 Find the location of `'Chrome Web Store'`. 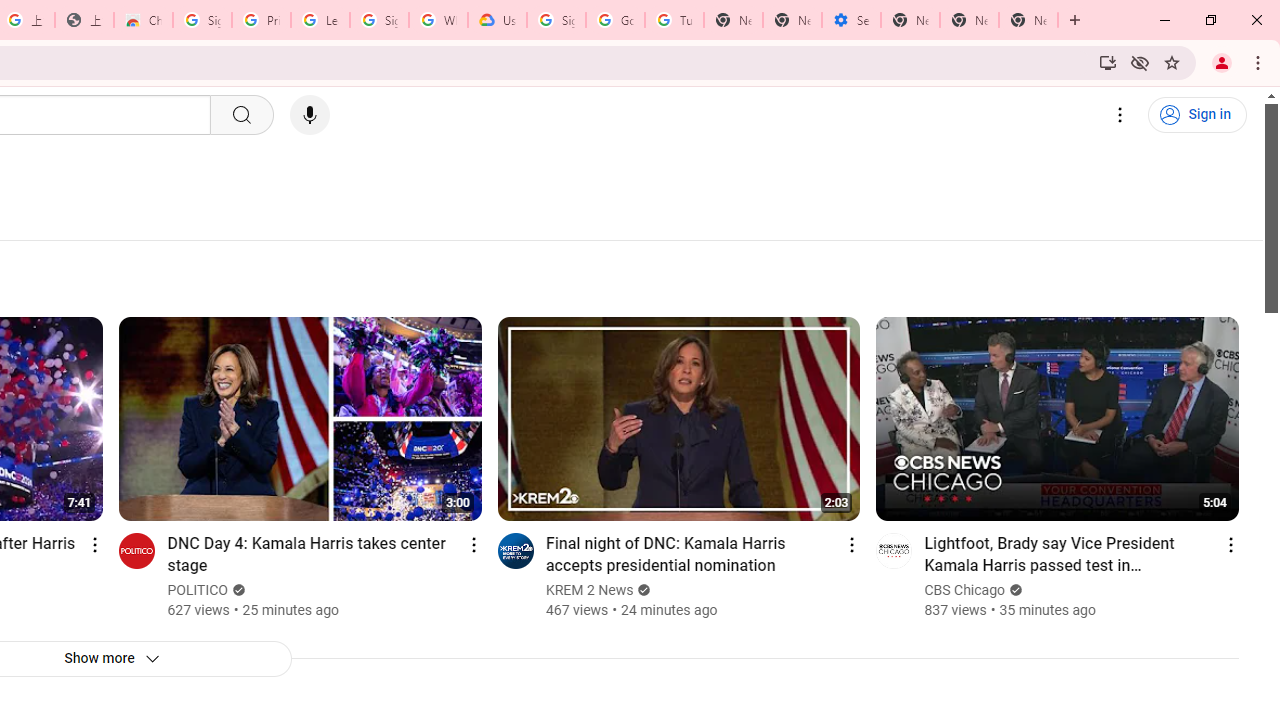

'Chrome Web Store' is located at coordinates (142, 20).